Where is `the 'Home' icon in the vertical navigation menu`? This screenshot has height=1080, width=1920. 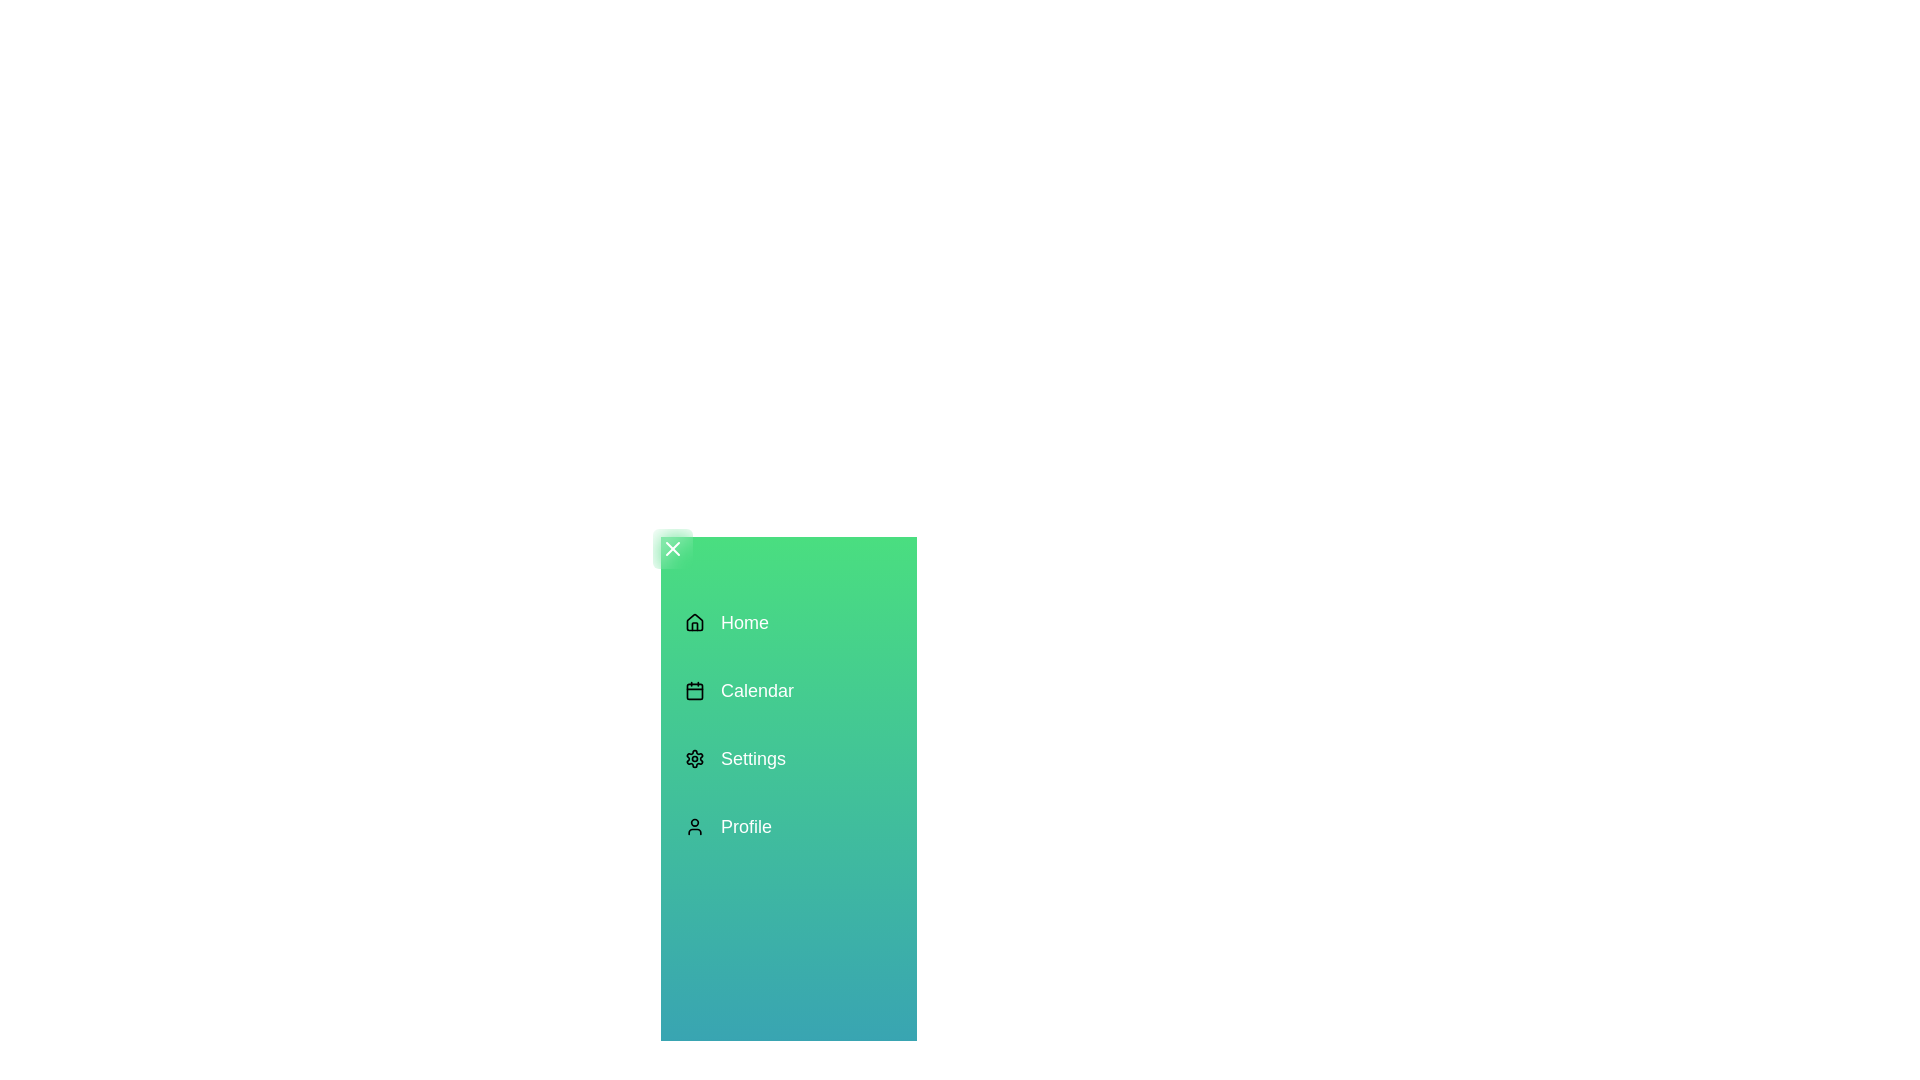 the 'Home' icon in the vertical navigation menu is located at coordinates (695, 622).